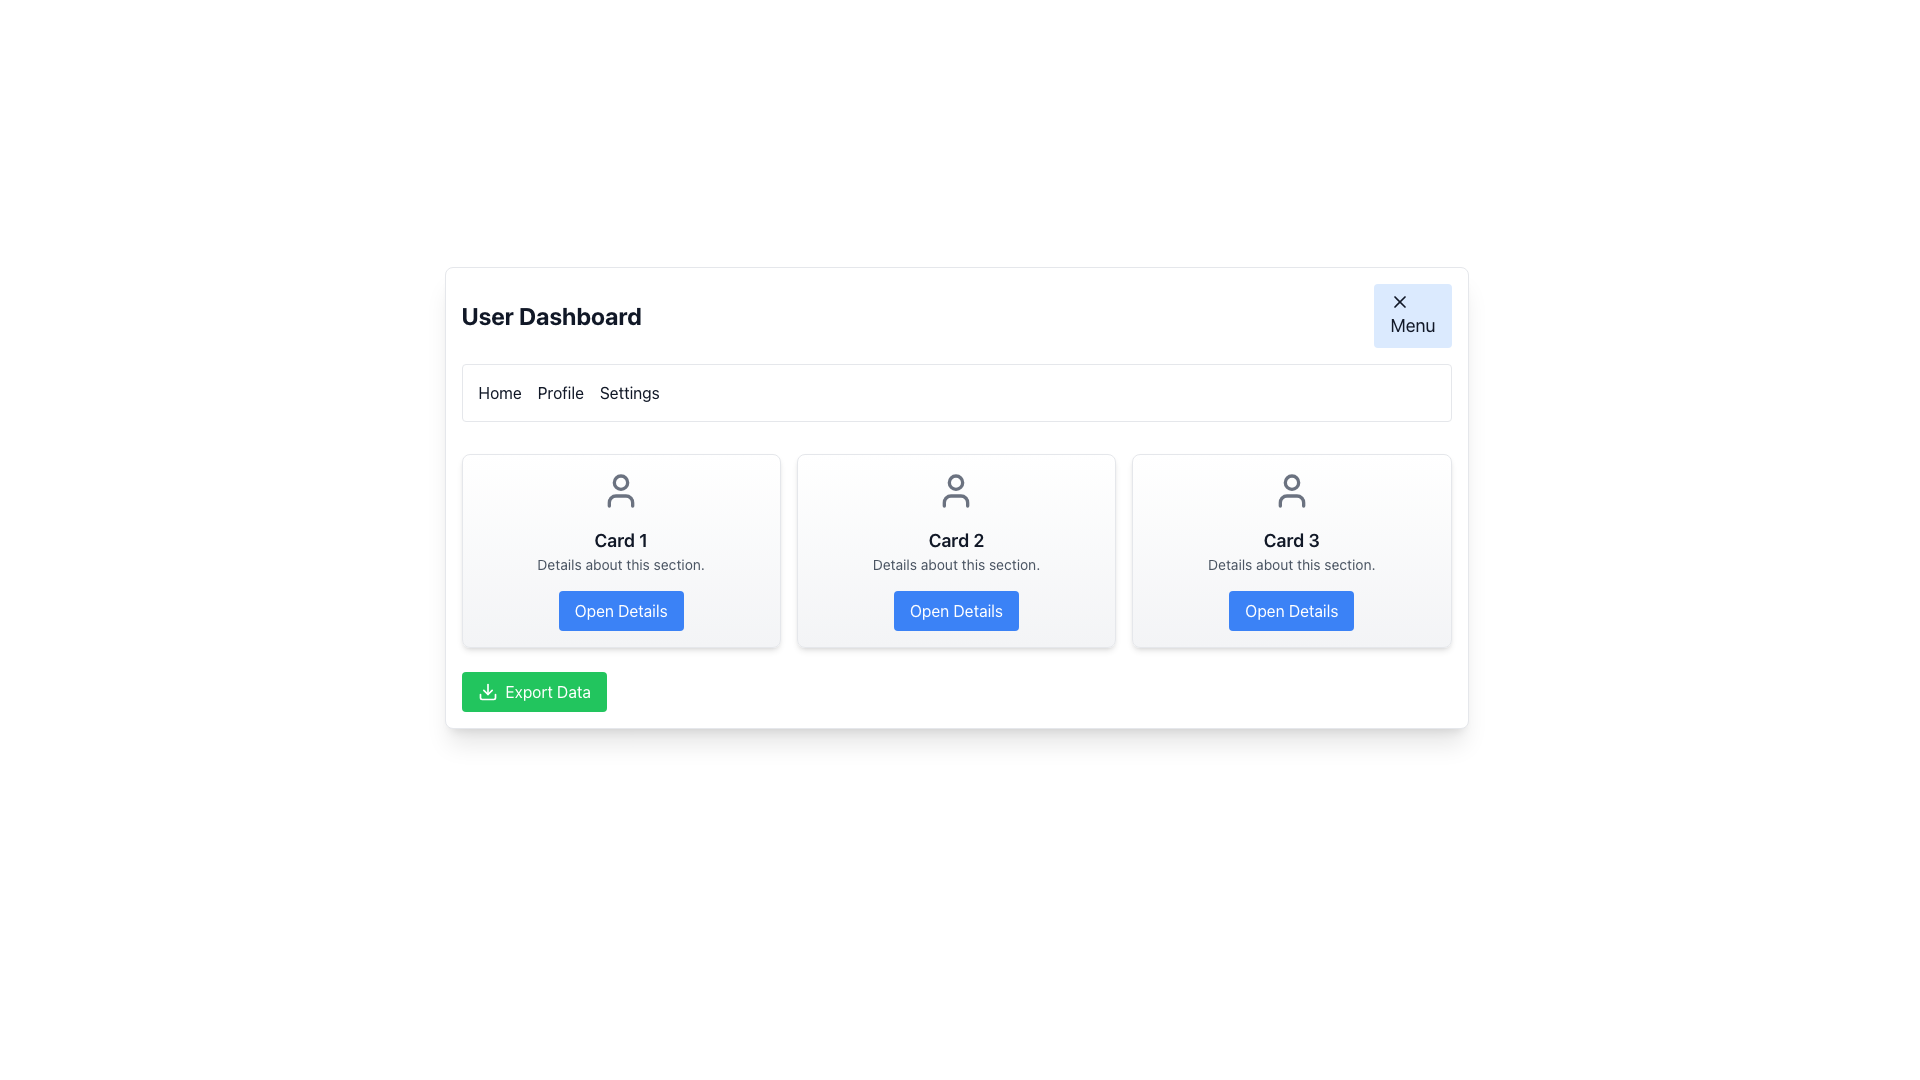 The image size is (1920, 1080). What do you see at coordinates (1291, 564) in the screenshot?
I see `the text label at the bottom middle of 'Card 3', which provides additional context for users` at bounding box center [1291, 564].